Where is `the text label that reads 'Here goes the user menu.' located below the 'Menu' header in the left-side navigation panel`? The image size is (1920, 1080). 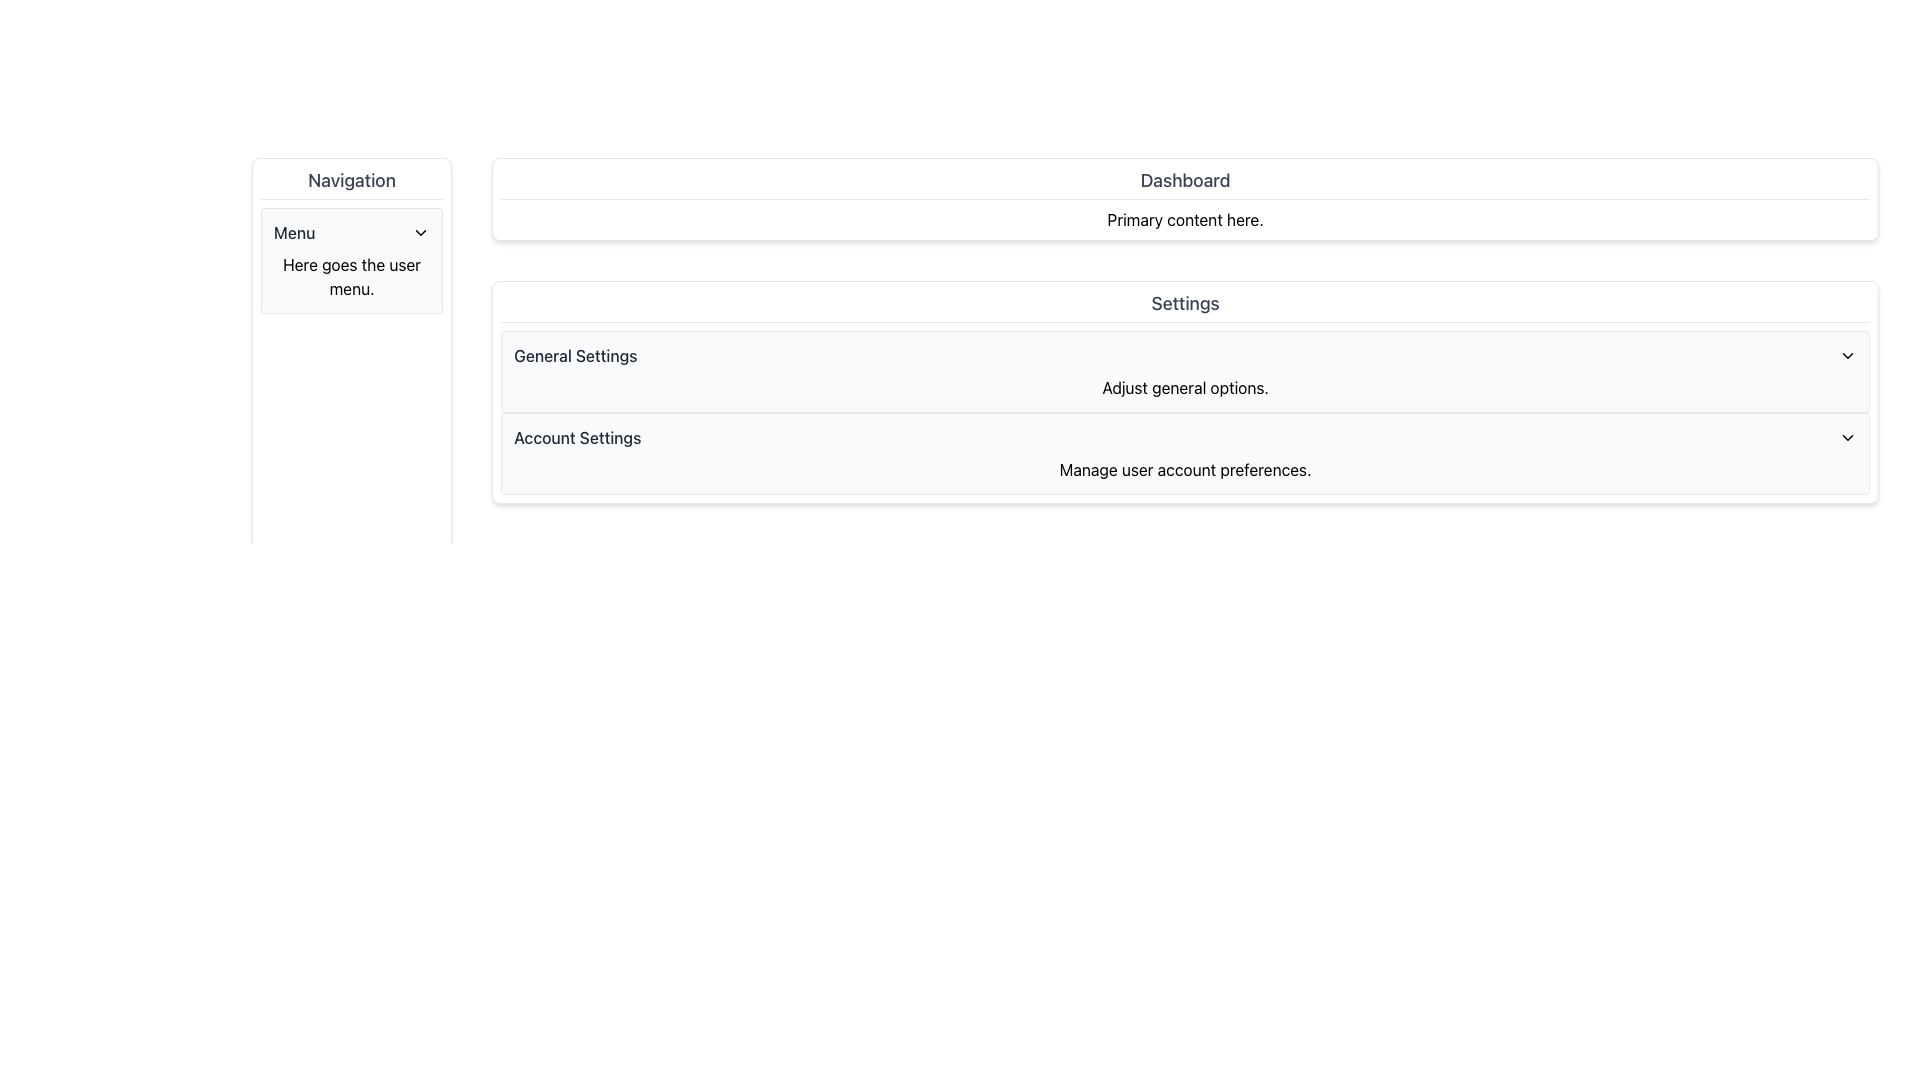 the text label that reads 'Here goes the user menu.' located below the 'Menu' header in the left-side navigation panel is located at coordinates (352, 277).